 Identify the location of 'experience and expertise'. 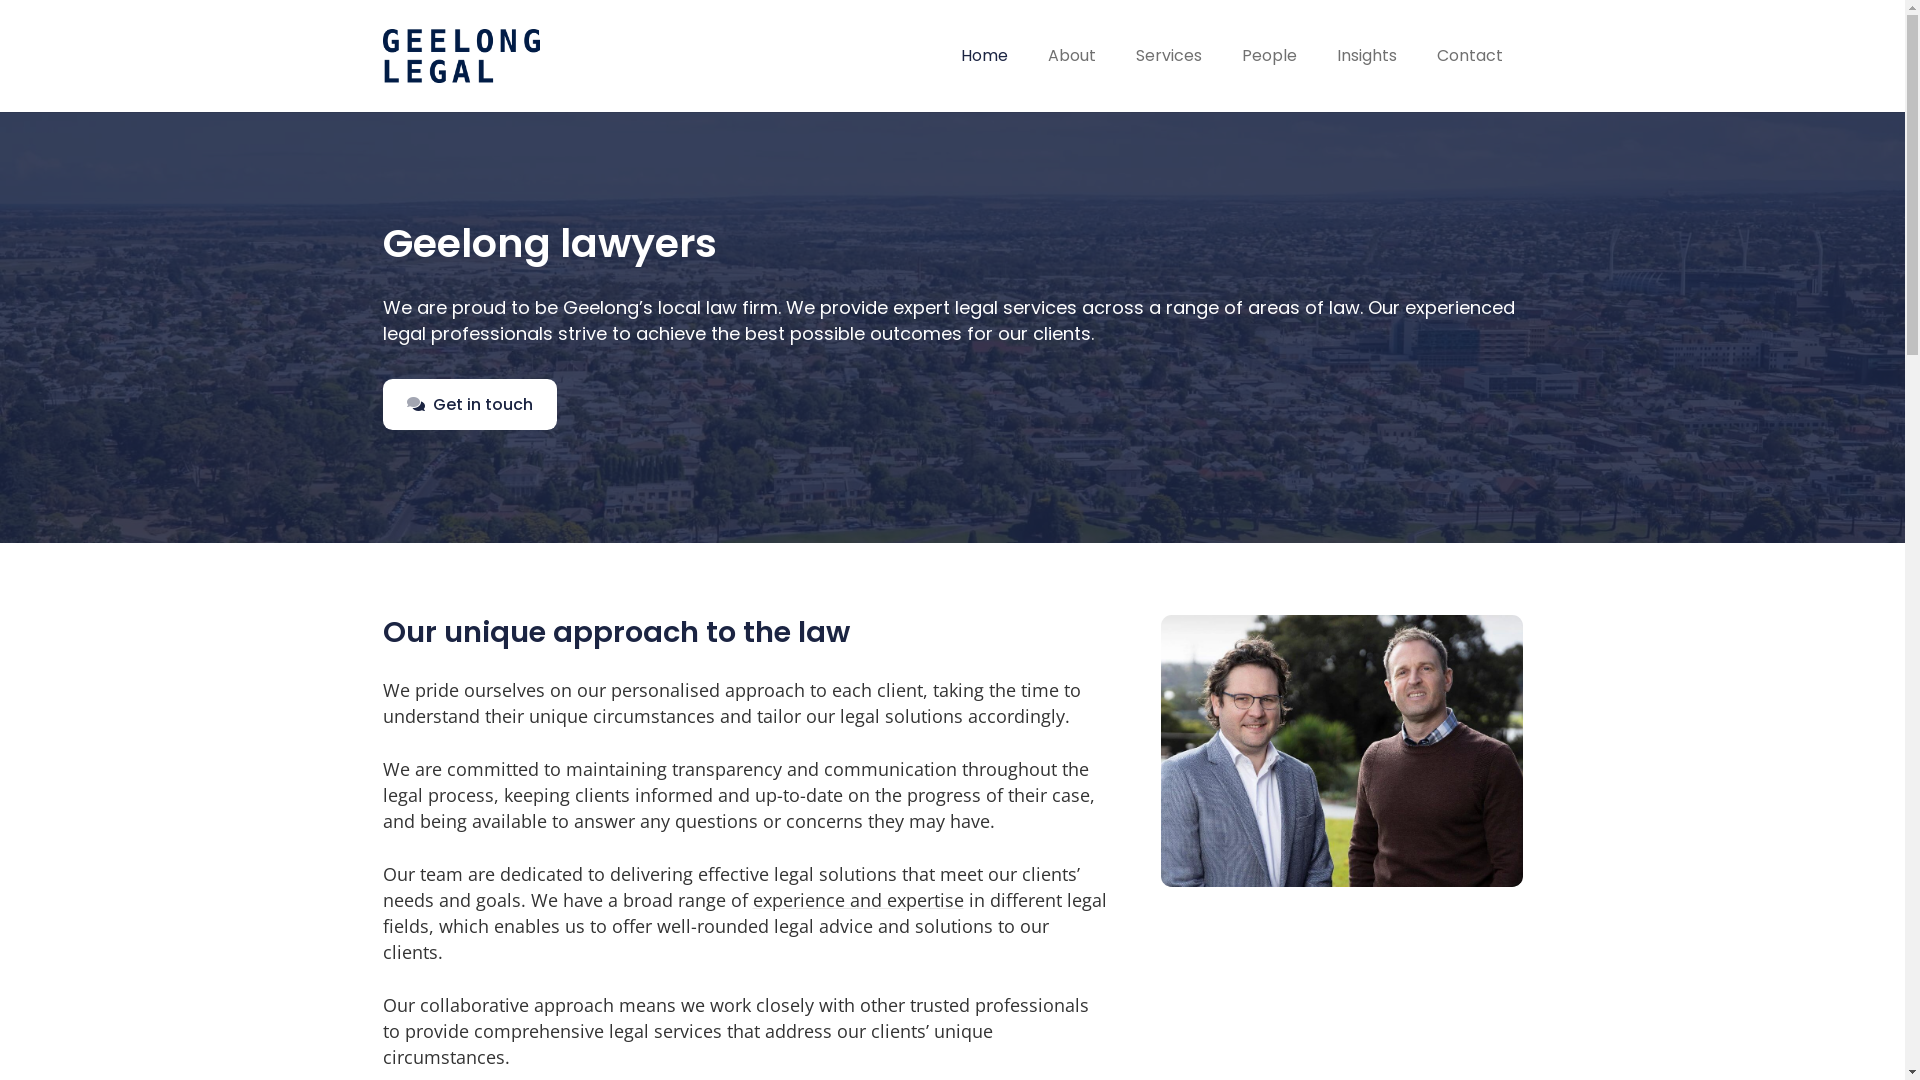
(857, 898).